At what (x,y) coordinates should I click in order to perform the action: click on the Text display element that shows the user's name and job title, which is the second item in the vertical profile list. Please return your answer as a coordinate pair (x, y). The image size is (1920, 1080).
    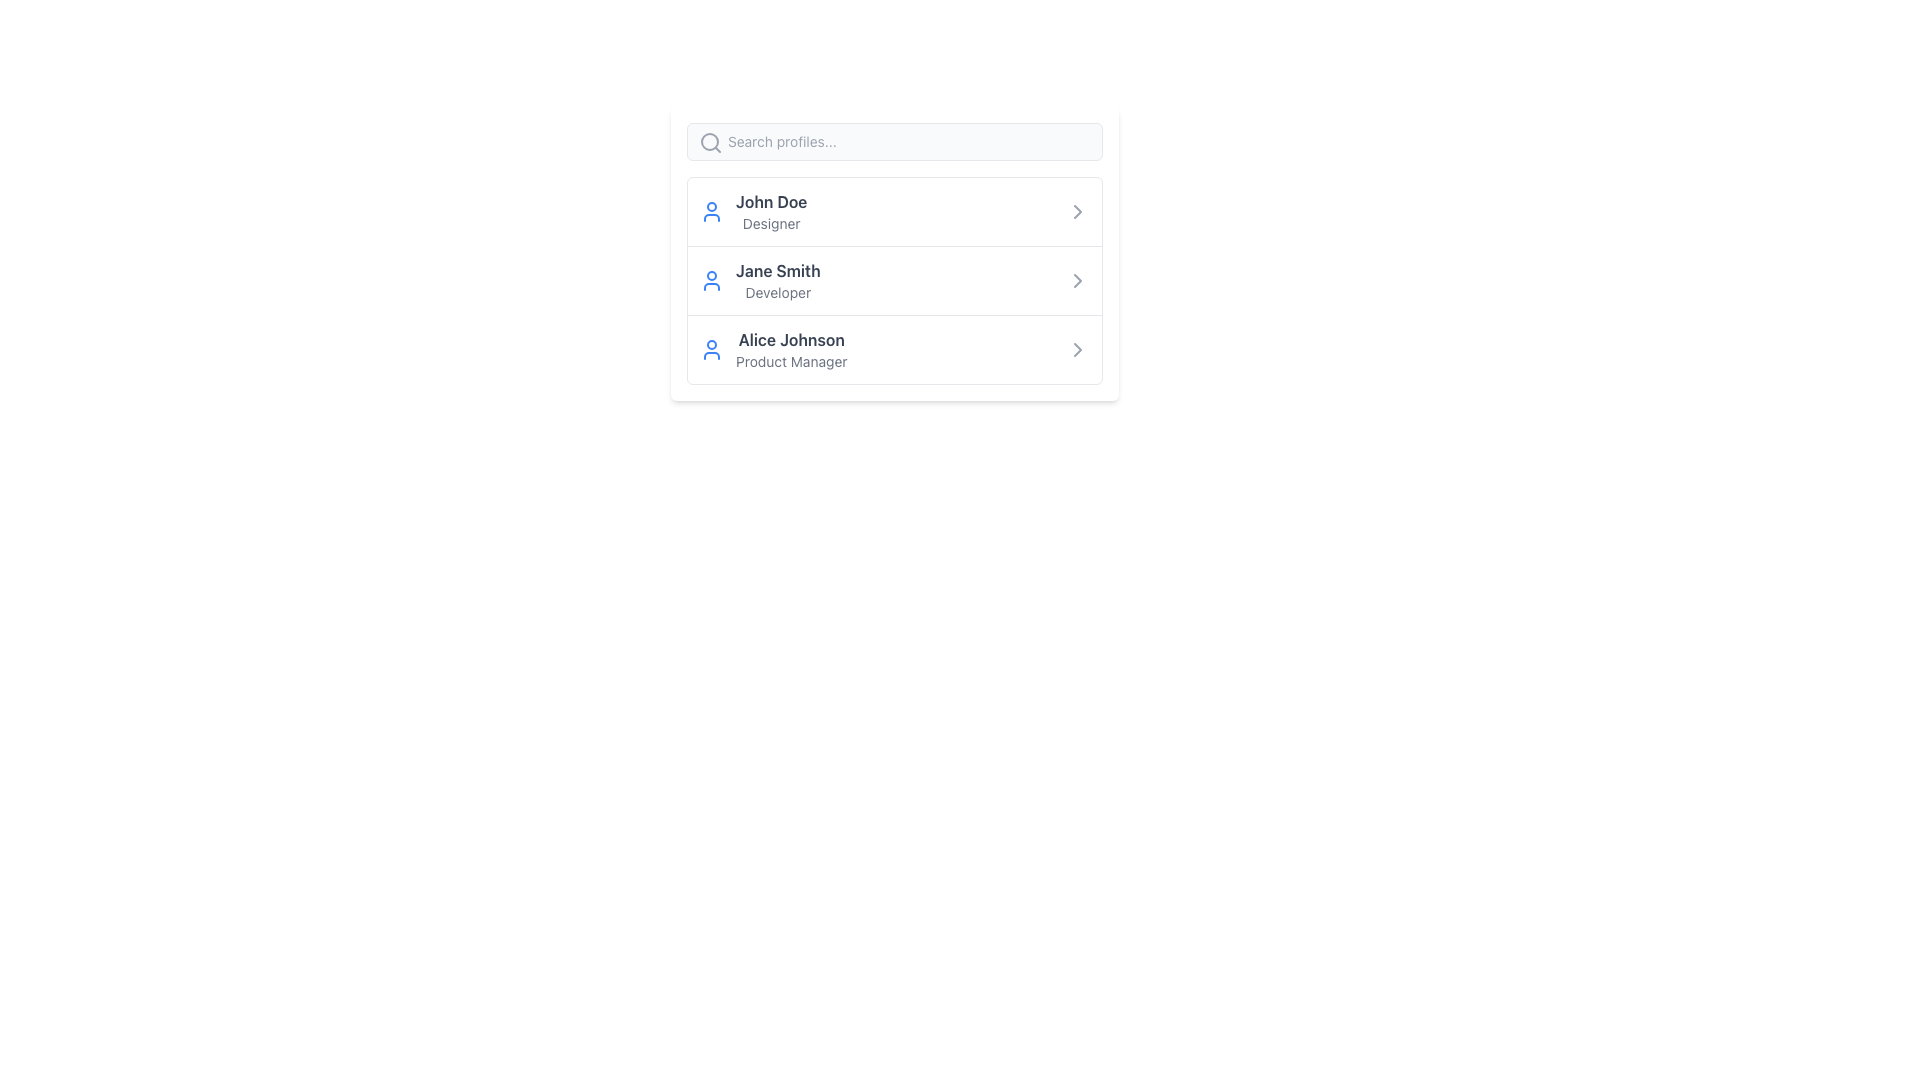
    Looking at the image, I should click on (777, 281).